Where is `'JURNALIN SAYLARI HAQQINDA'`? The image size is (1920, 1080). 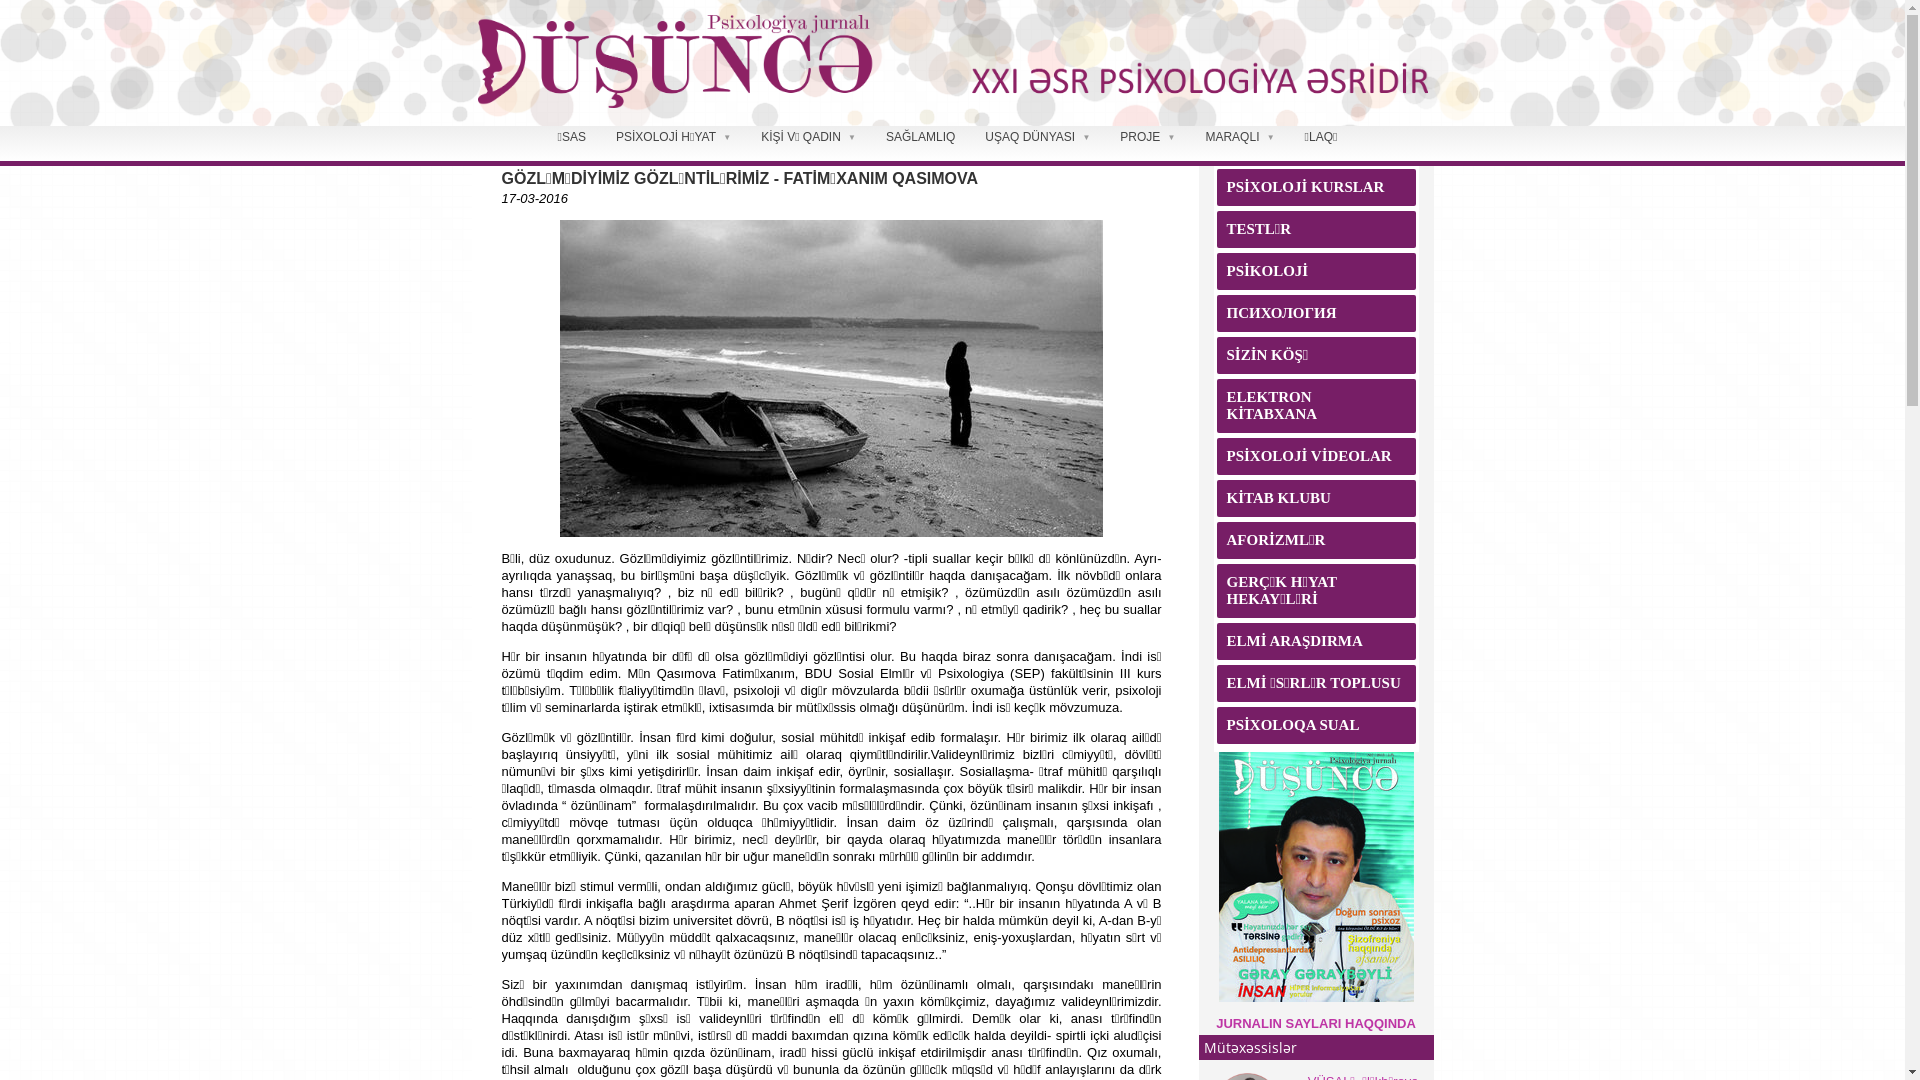
'JURNALIN SAYLARI HAQQINDA' is located at coordinates (1315, 1023).